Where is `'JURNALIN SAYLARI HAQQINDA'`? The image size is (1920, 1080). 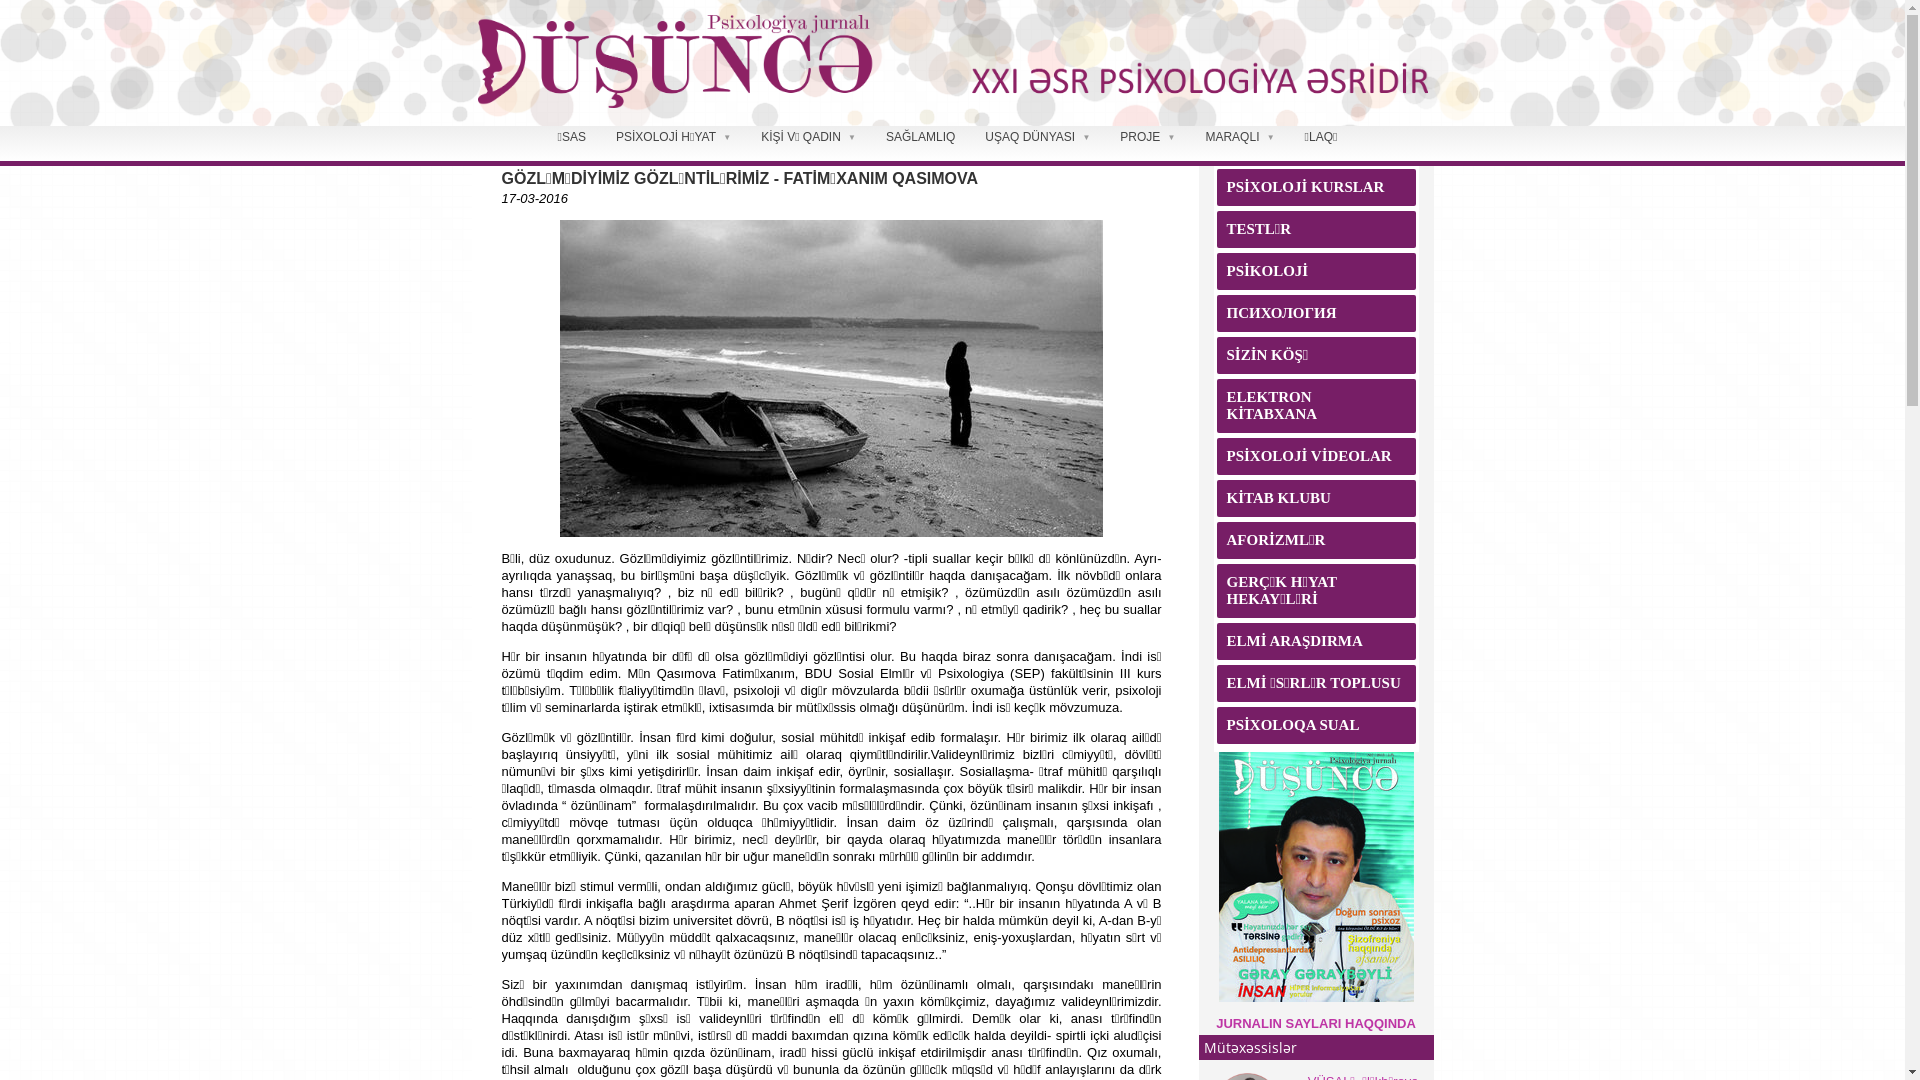
'JURNALIN SAYLARI HAQQINDA' is located at coordinates (1315, 1023).